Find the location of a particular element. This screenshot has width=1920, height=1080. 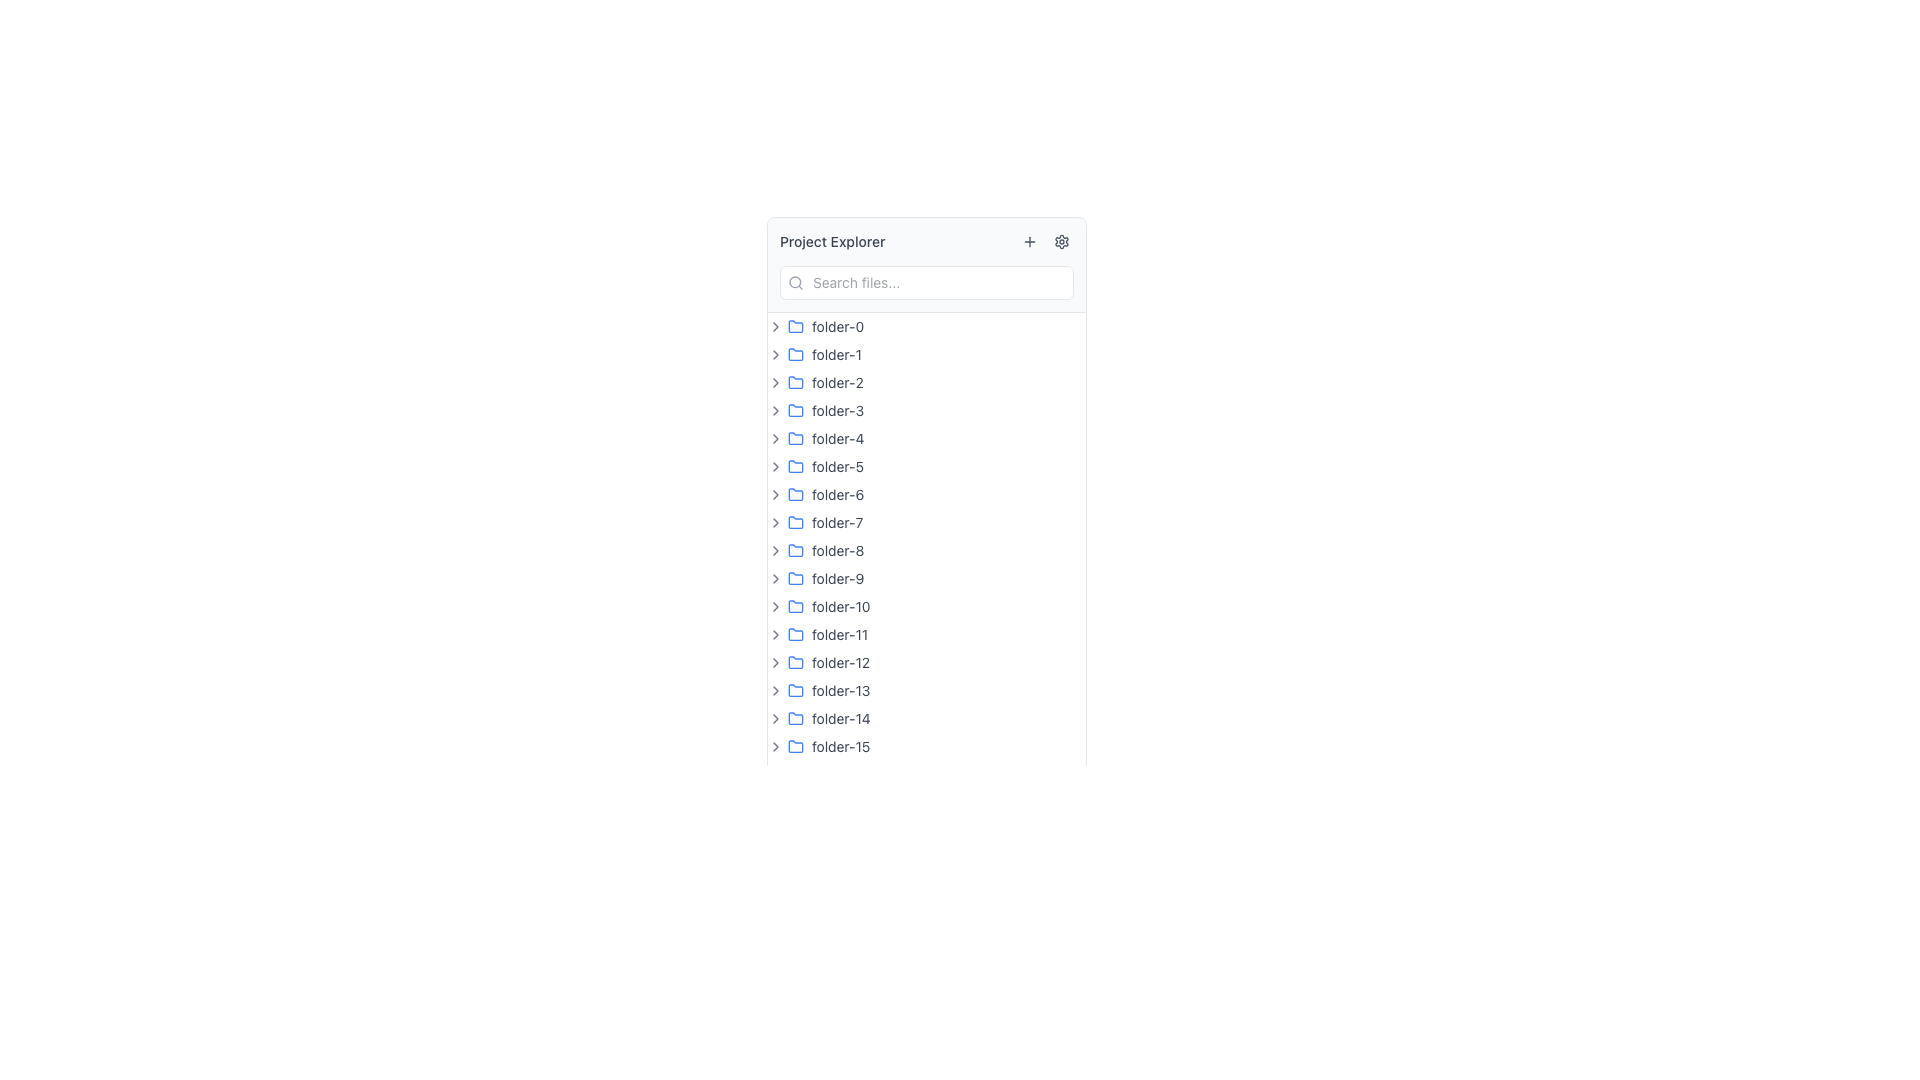

the blue folder icon for 'folder-7', which is located to the left of the text label 'folder-7' is located at coordinates (795, 522).